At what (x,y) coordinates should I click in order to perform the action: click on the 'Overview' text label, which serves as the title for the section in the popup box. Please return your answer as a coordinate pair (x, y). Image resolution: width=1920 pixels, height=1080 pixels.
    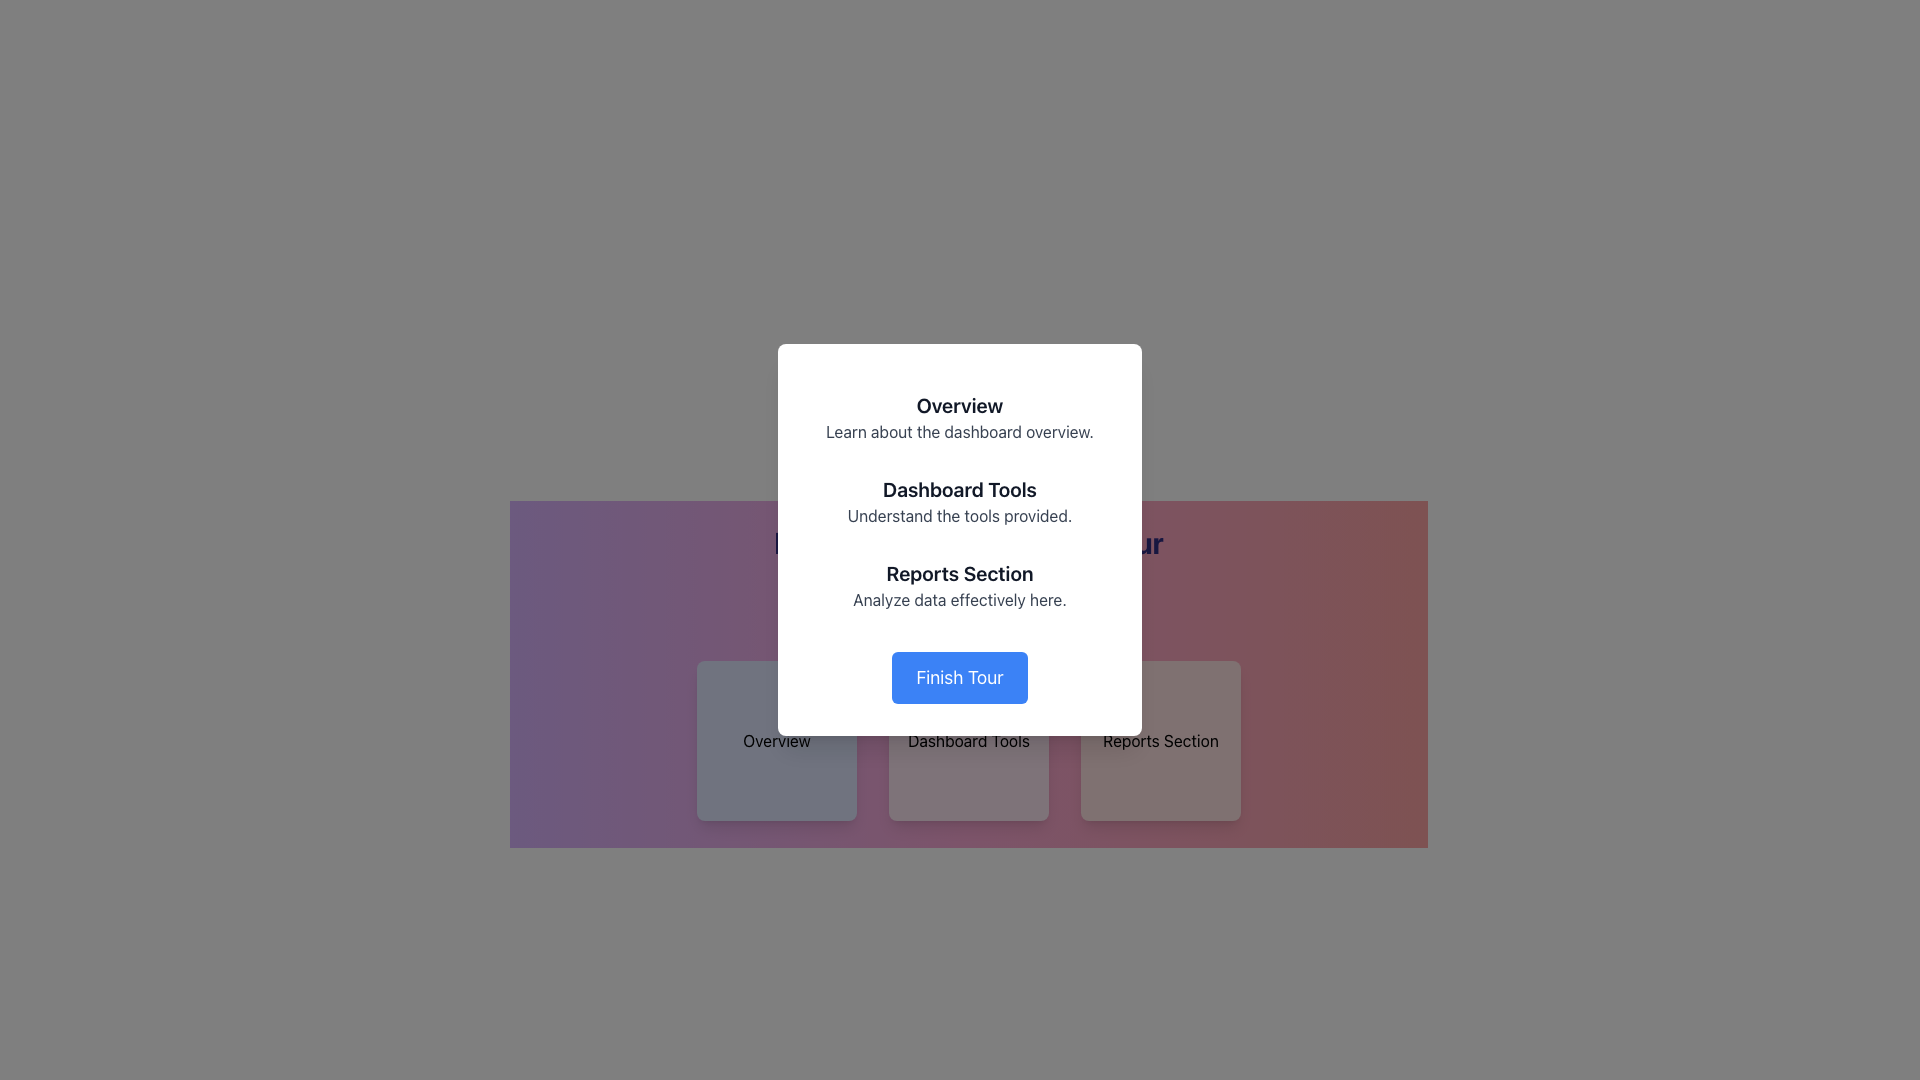
    Looking at the image, I should click on (960, 405).